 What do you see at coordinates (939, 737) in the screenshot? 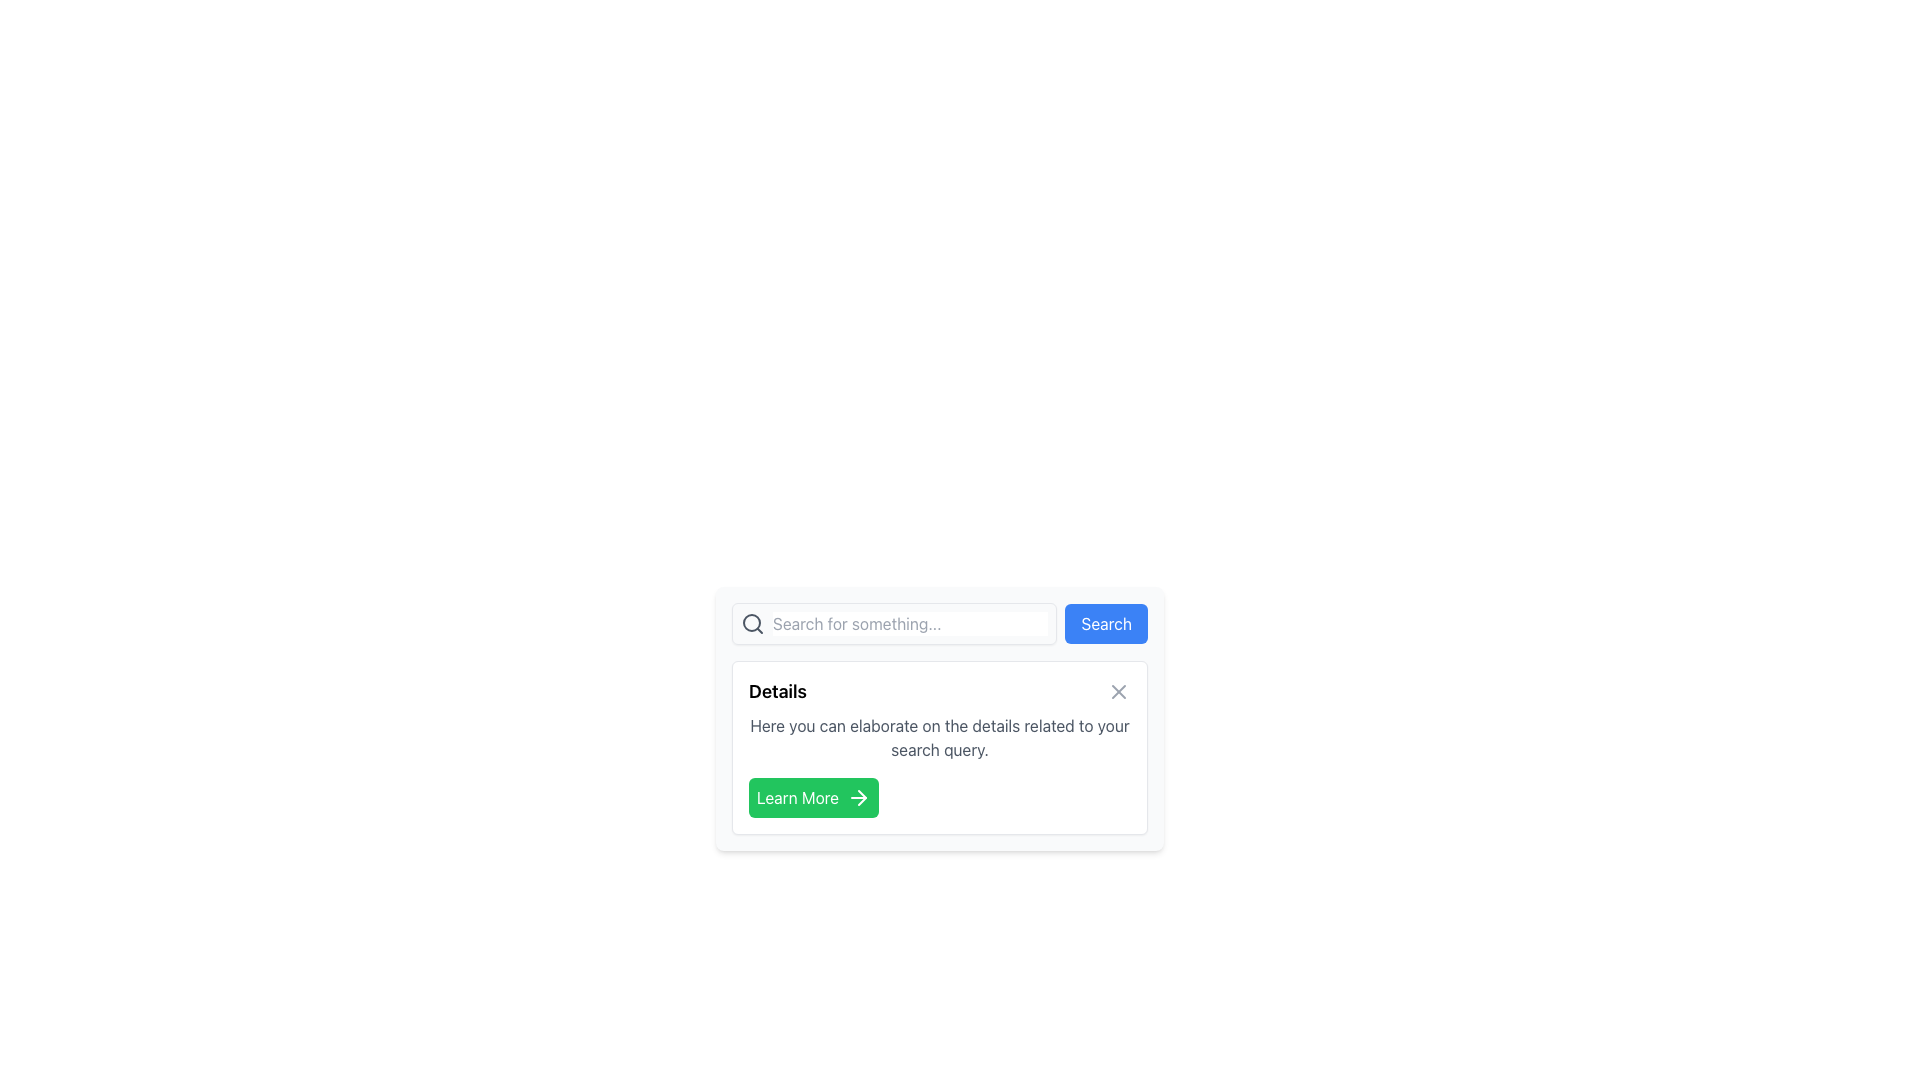
I see `text label displaying 'Here you can elaborate on the details related to your search query.' located in the modal under the 'Details' heading` at bounding box center [939, 737].